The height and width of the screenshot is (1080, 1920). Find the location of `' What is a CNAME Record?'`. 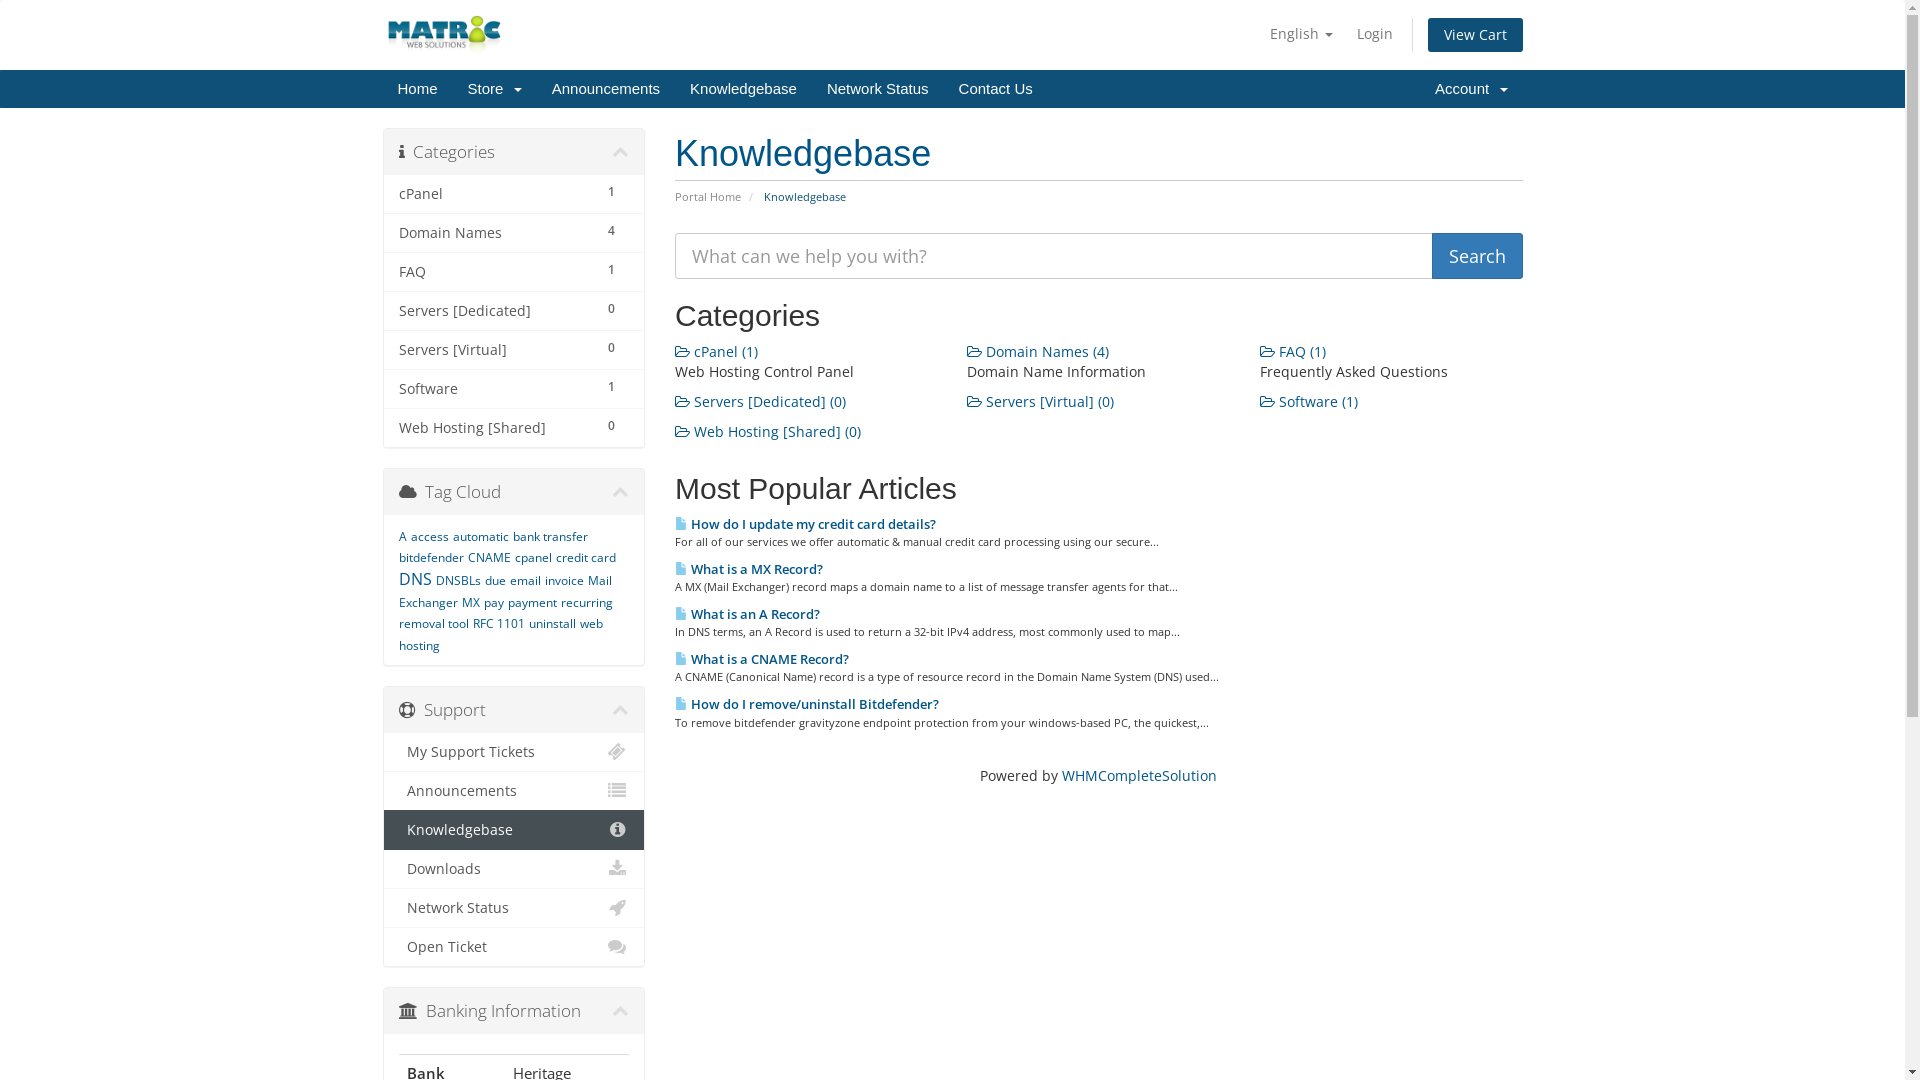

' What is a CNAME Record?' is located at coordinates (761, 659).